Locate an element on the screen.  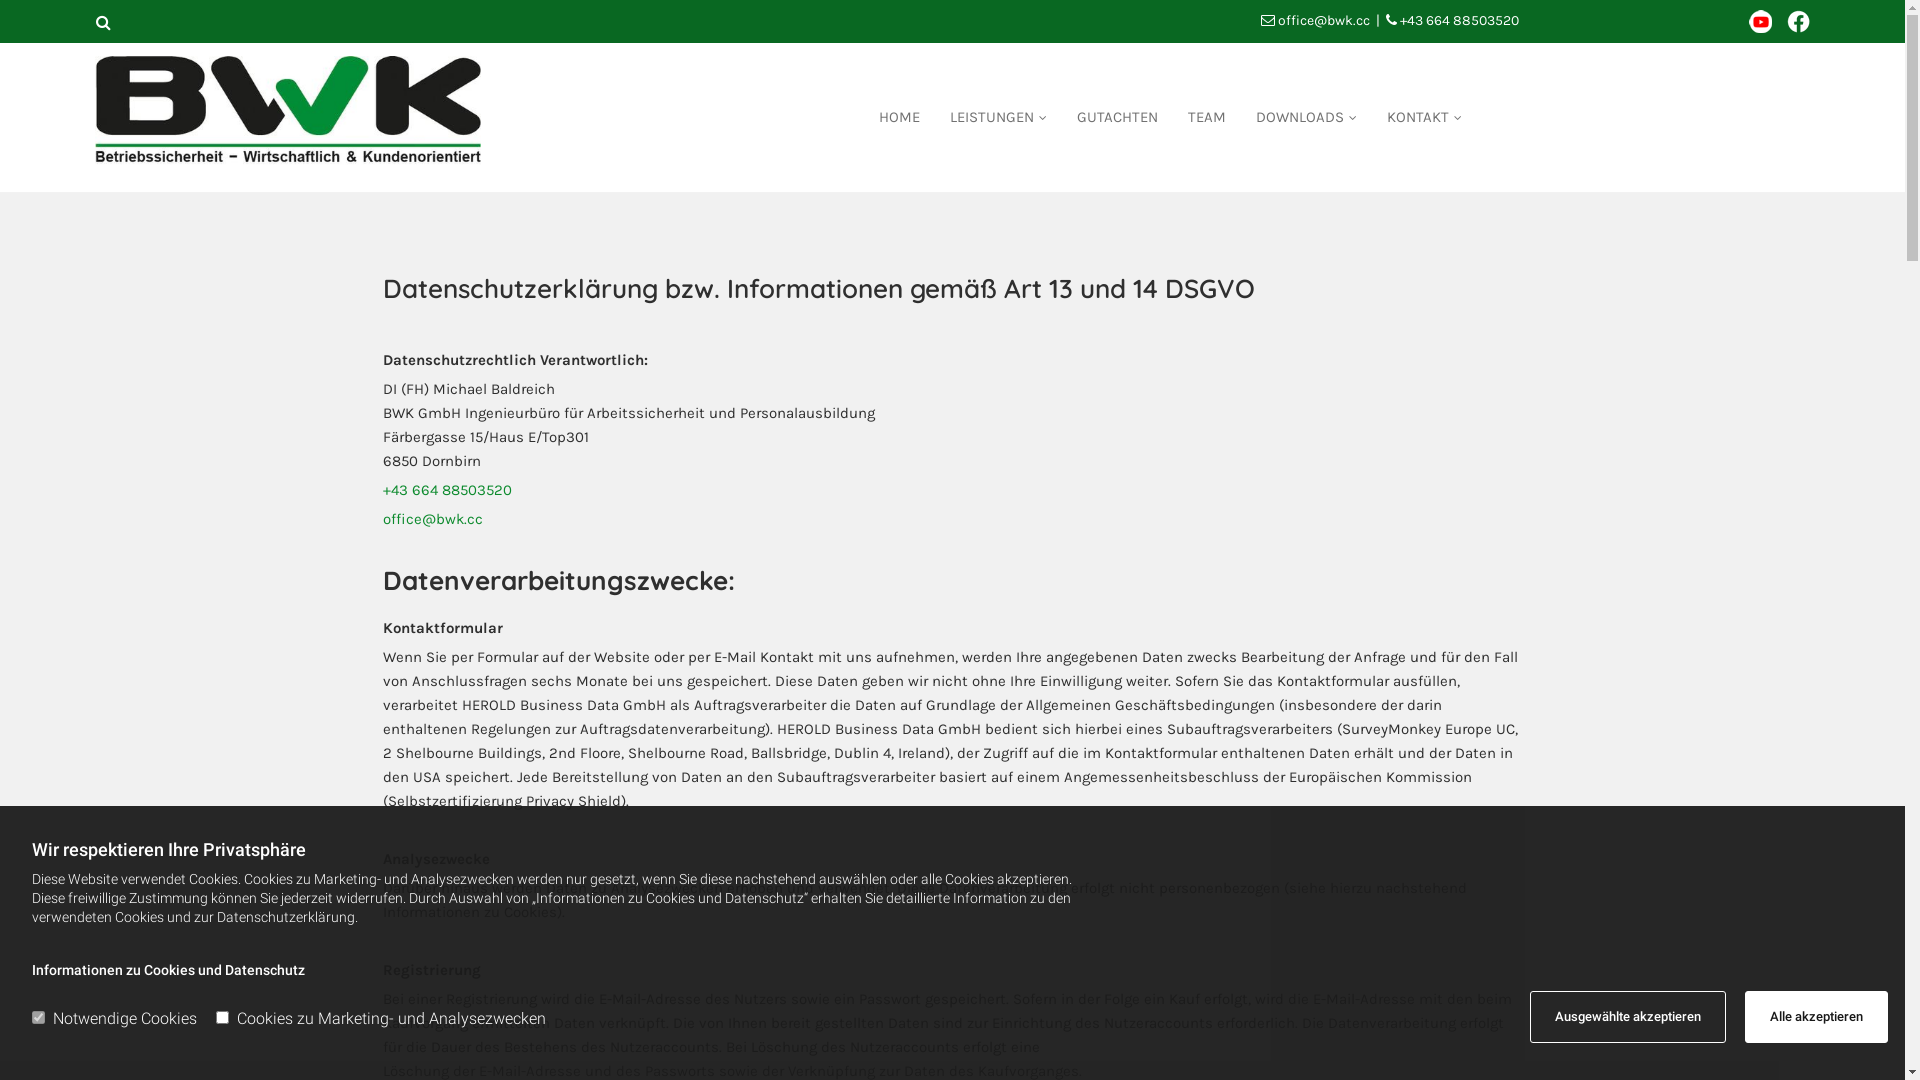
'HOME' is located at coordinates (898, 116).